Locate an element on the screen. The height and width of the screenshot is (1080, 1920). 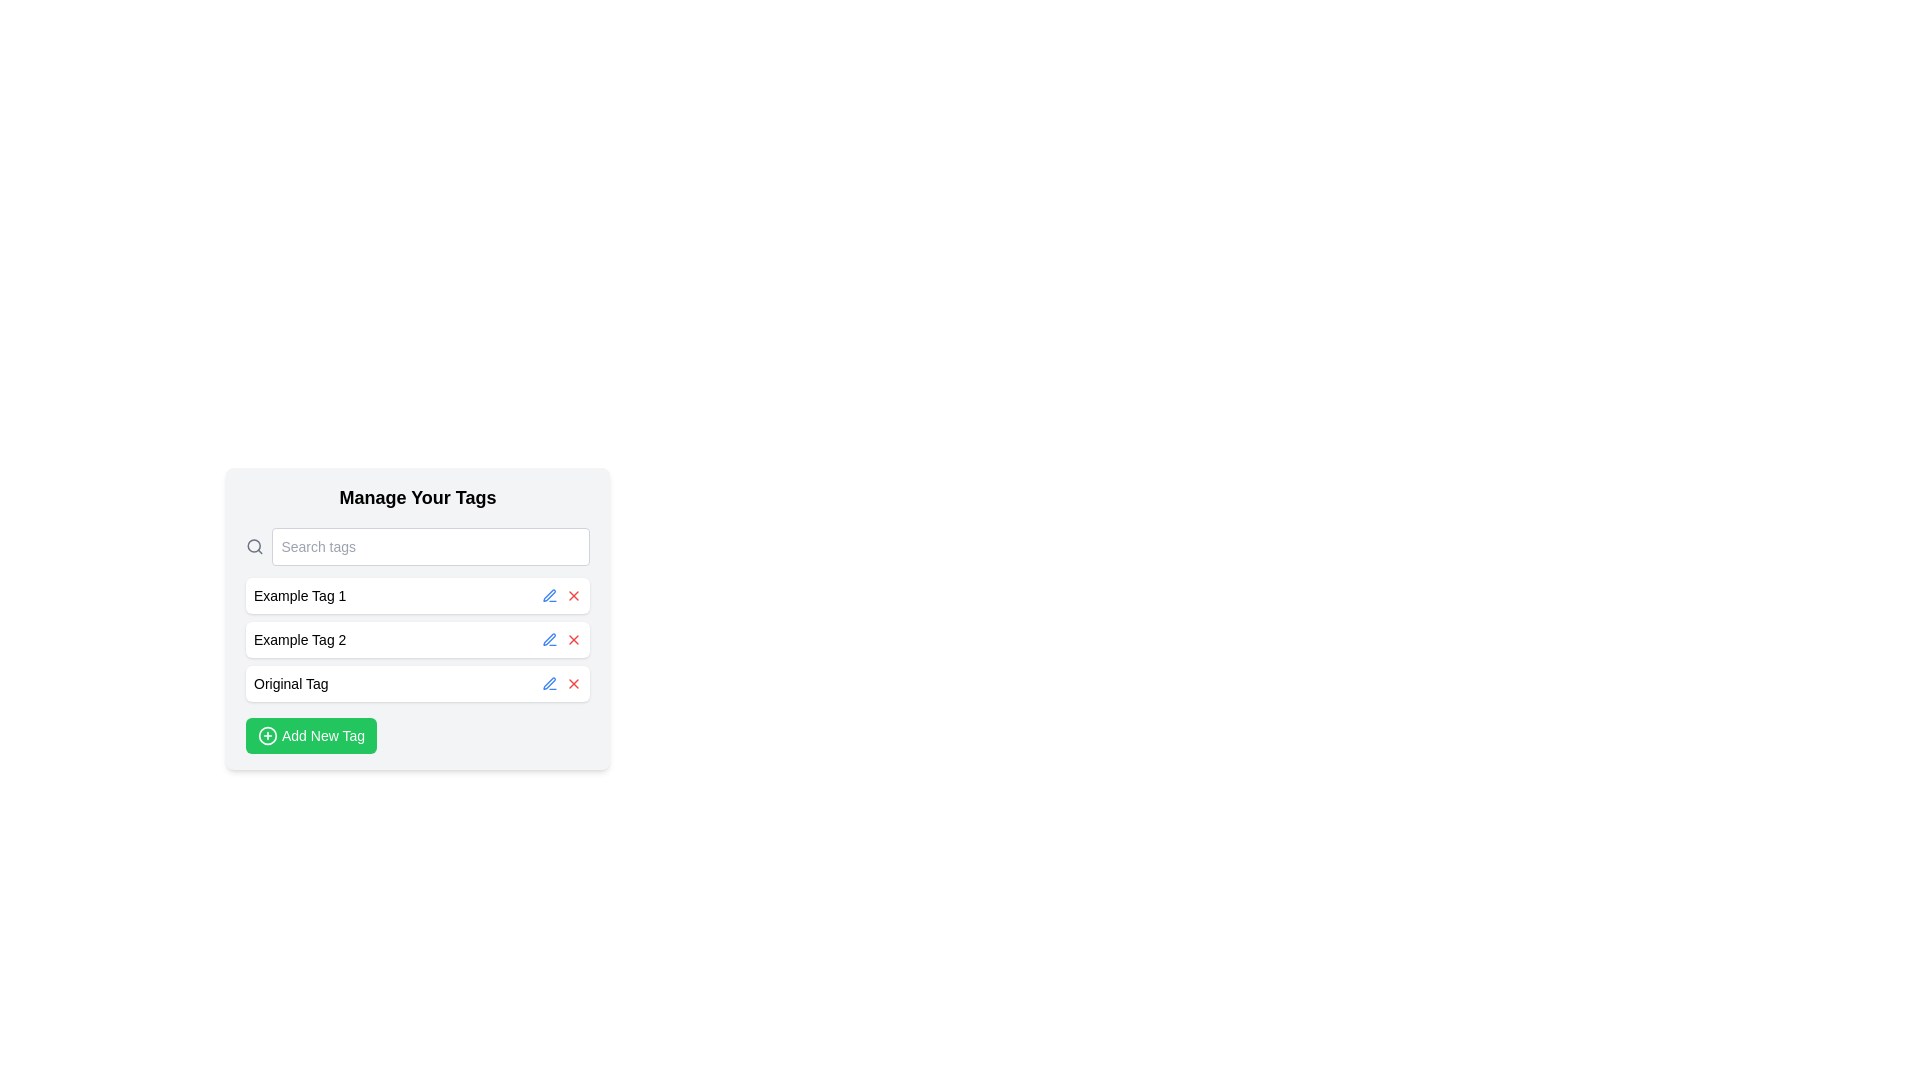
the search icon located at the far left side of the search bar, adjacent to the text input field labeled 'Search tags.' is located at coordinates (254, 547).